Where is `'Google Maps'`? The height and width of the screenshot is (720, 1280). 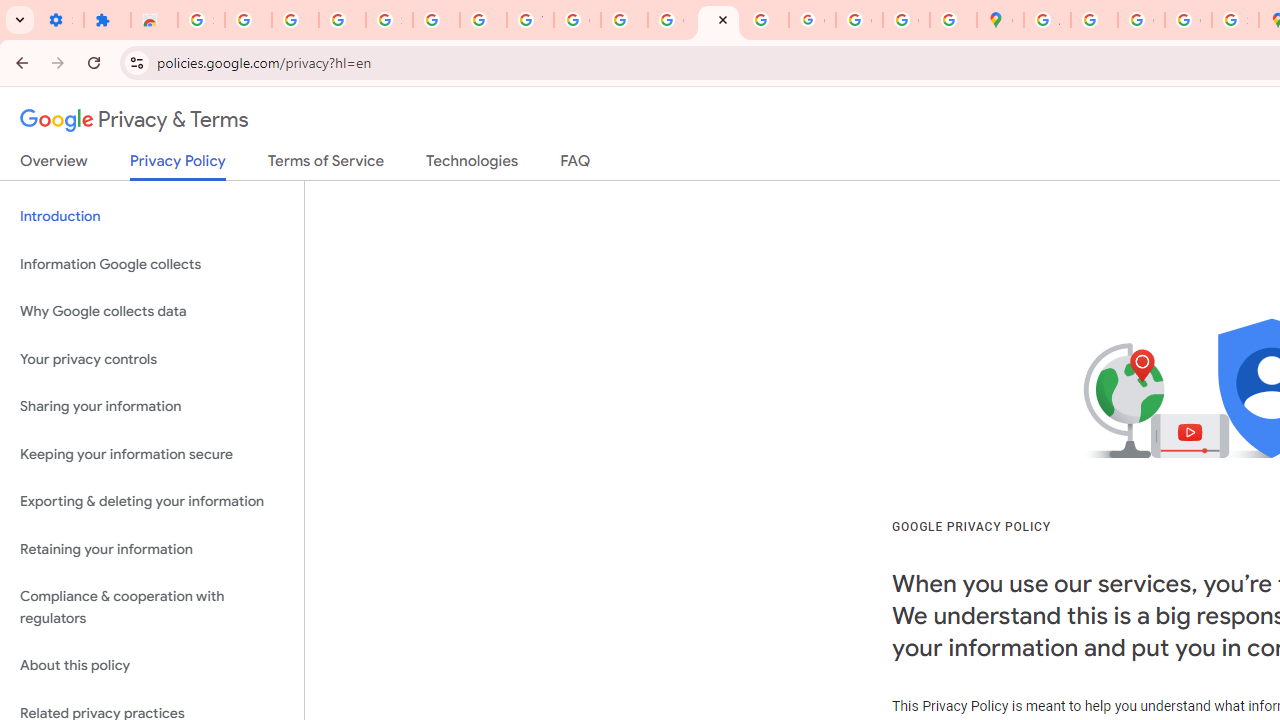
'Google Maps' is located at coordinates (1000, 20).